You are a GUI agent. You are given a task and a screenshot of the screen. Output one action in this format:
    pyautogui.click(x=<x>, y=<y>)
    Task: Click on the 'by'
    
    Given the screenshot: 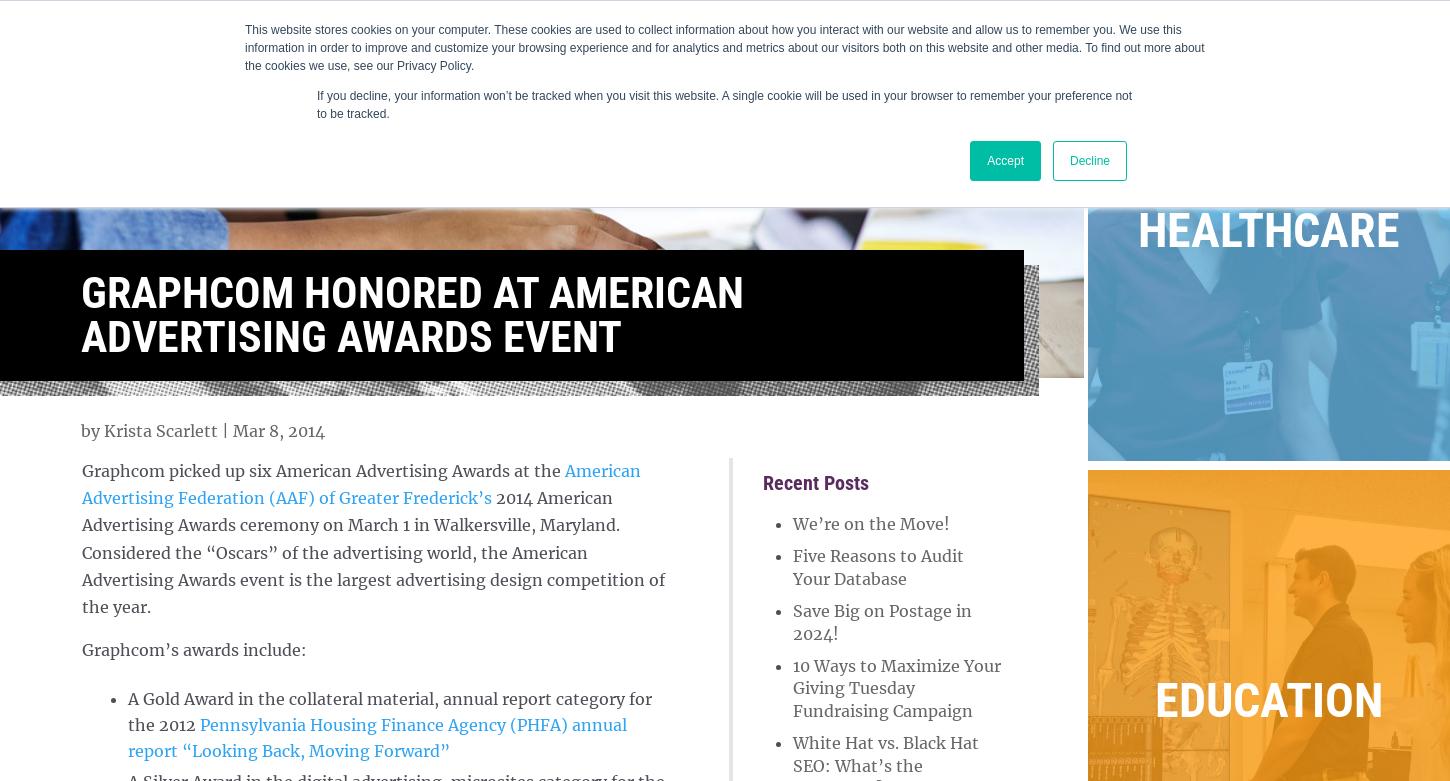 What is the action you would take?
    pyautogui.click(x=92, y=429)
    